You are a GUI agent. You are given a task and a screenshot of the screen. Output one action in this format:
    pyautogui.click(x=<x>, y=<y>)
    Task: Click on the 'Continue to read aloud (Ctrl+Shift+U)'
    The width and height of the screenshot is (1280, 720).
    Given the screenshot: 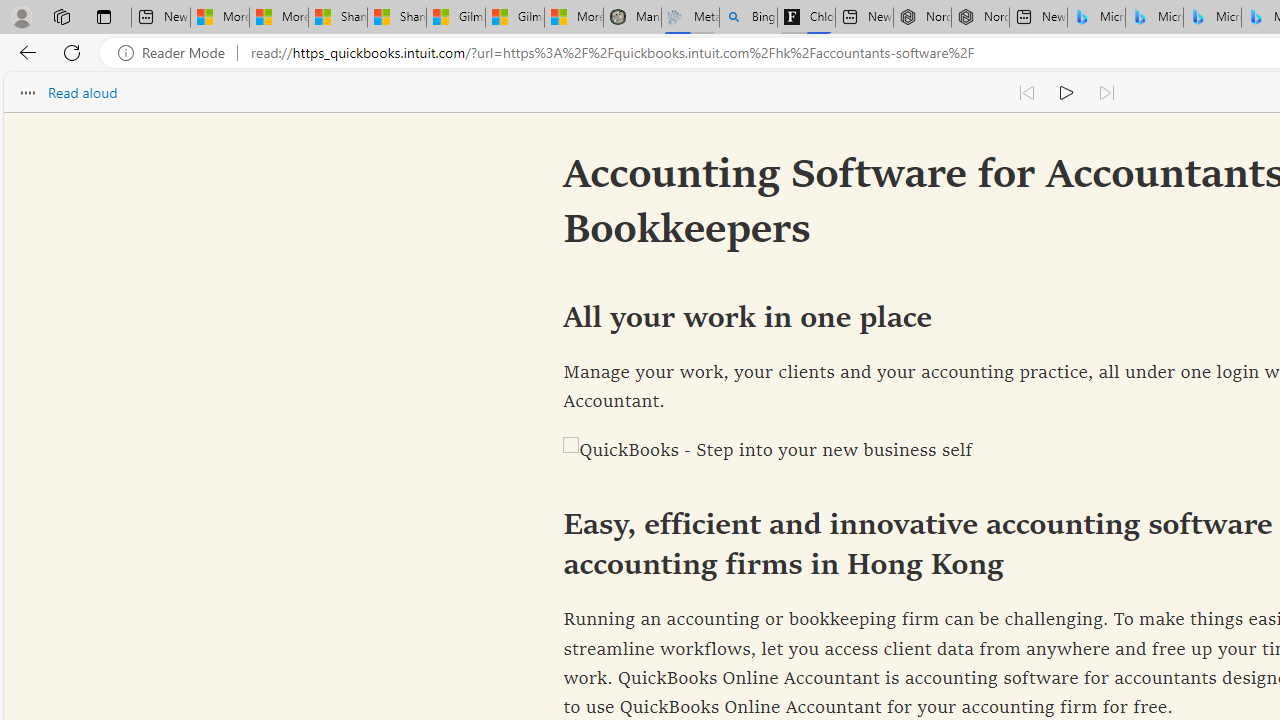 What is the action you would take?
    pyautogui.click(x=1065, y=92)
    